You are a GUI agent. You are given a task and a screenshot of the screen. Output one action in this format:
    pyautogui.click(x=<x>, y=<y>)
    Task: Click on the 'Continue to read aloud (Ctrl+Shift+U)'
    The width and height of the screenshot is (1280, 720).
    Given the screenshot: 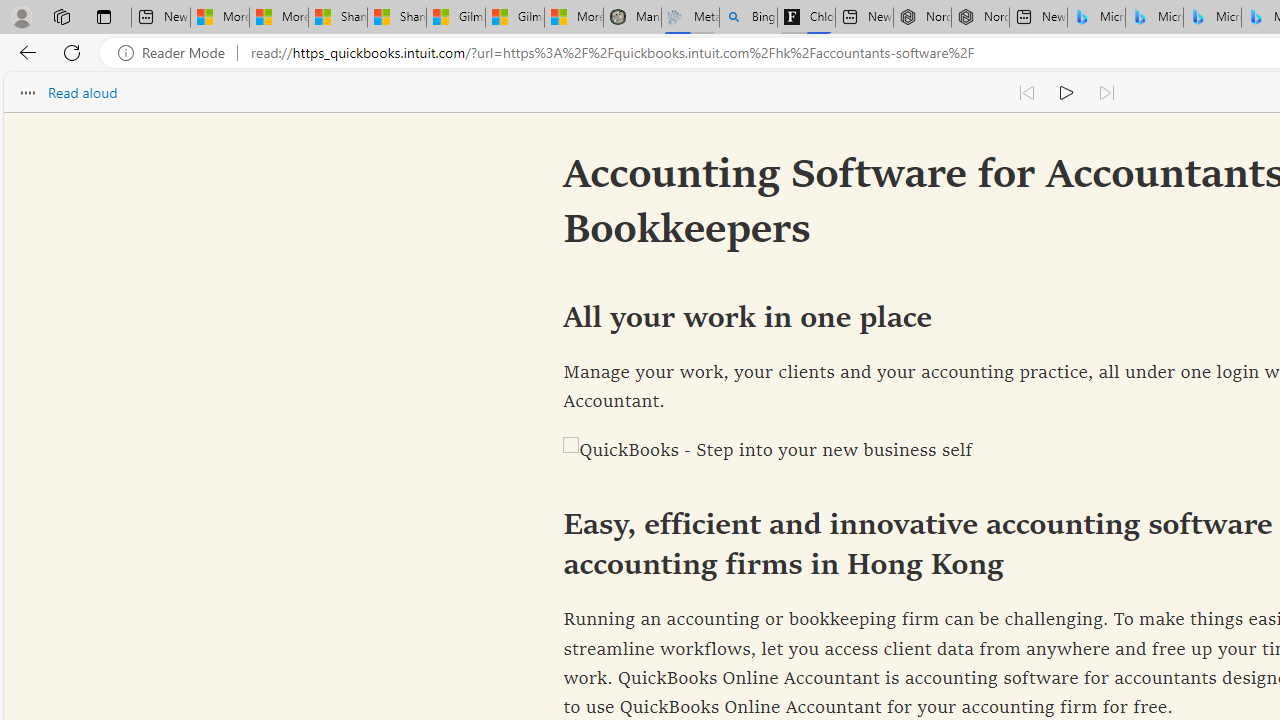 What is the action you would take?
    pyautogui.click(x=1065, y=92)
    